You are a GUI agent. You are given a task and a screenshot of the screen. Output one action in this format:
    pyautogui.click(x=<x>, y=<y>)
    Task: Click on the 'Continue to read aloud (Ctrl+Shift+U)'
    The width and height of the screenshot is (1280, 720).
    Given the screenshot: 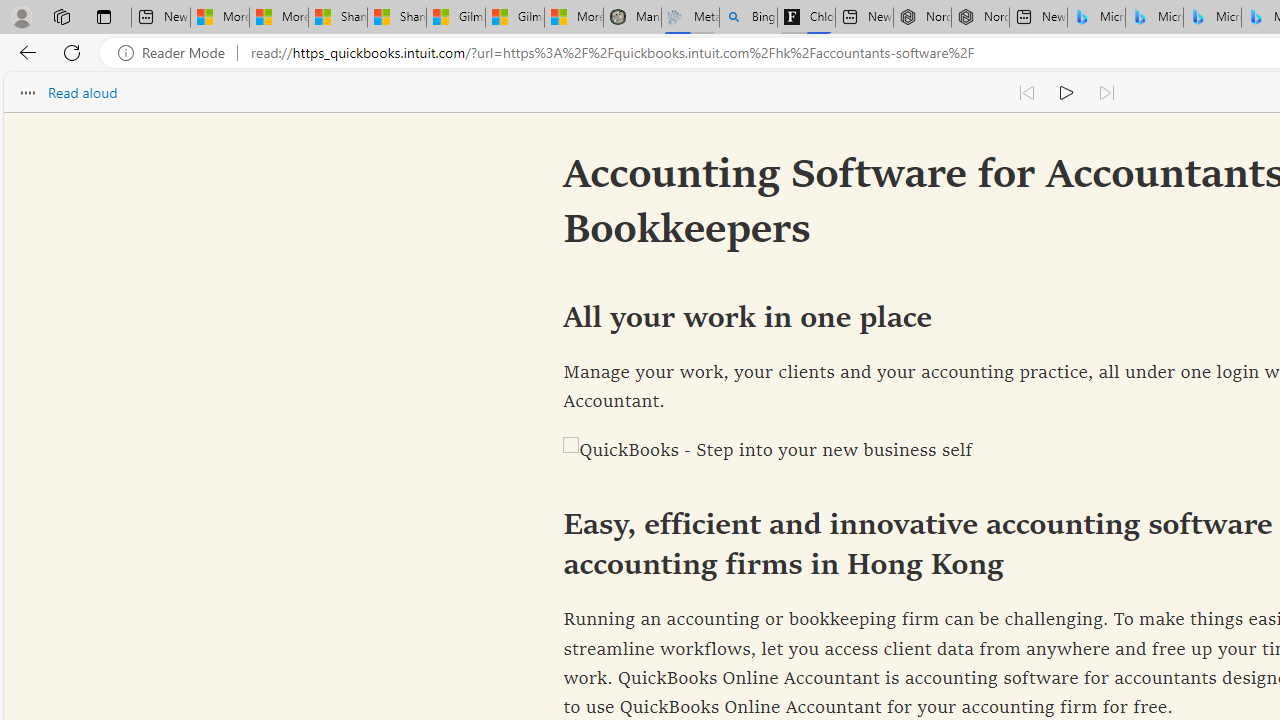 What is the action you would take?
    pyautogui.click(x=1065, y=92)
    